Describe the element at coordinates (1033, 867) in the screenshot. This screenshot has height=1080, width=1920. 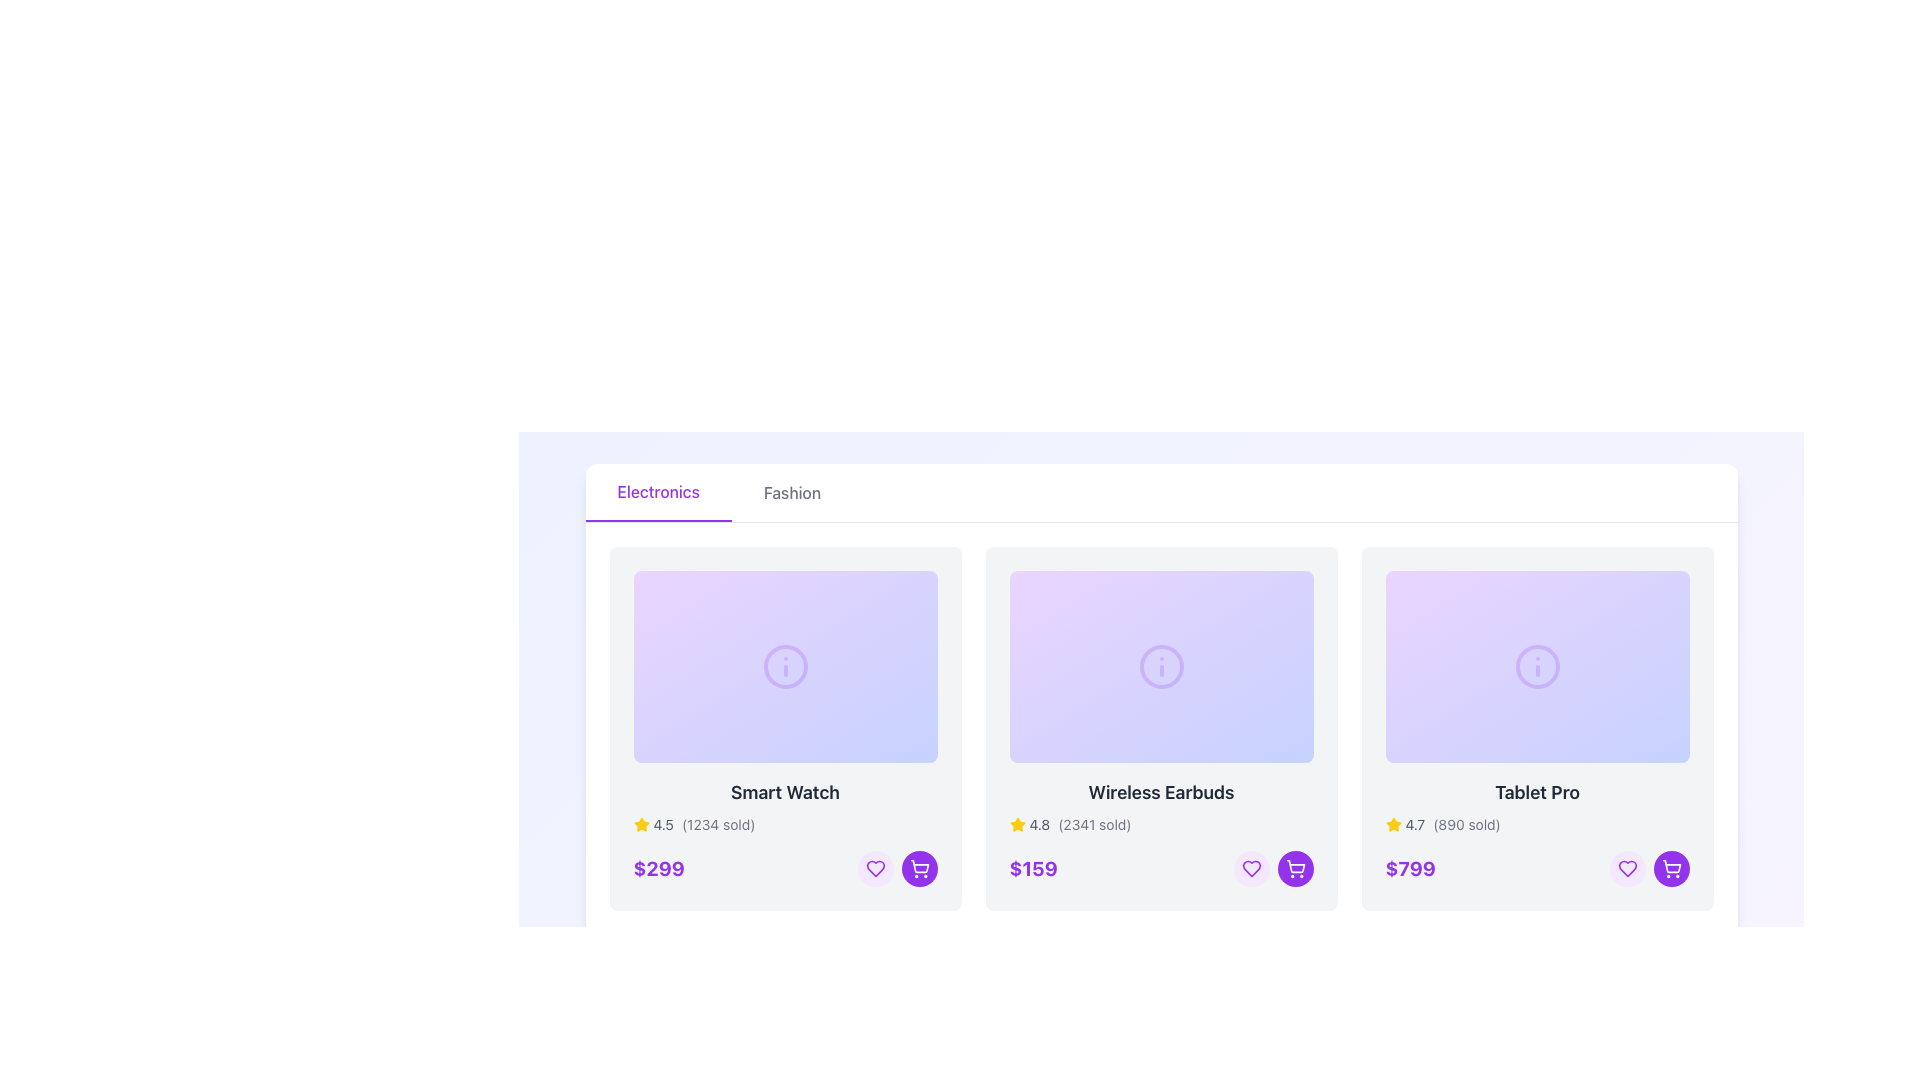
I see `the price label for the 'Wireless Earbuds' product, located in the center section of the second product card from the left` at that location.